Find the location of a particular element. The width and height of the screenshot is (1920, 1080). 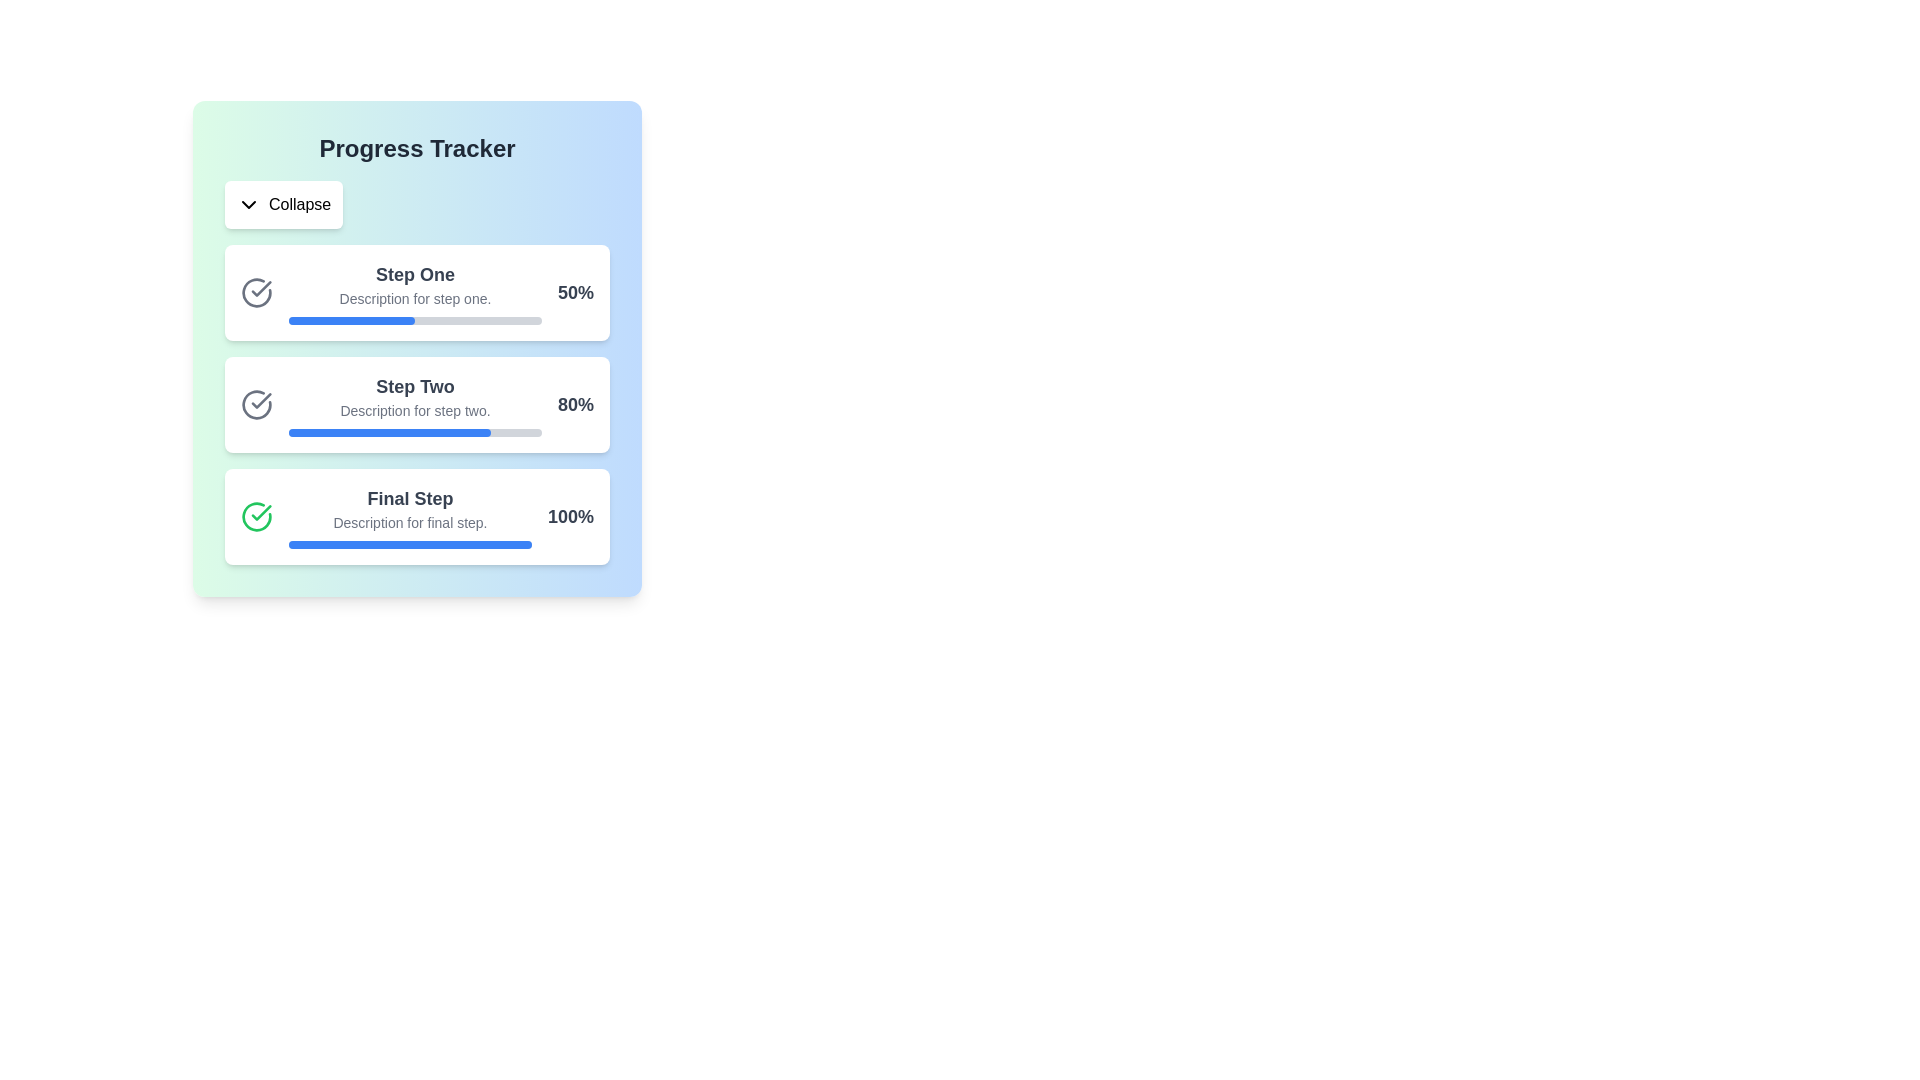

the text label 'Step One' which is prominently displayed in a bold, large font with dark gray color, located at the beginning of the first progress item in a vertical list of steps is located at coordinates (414, 274).